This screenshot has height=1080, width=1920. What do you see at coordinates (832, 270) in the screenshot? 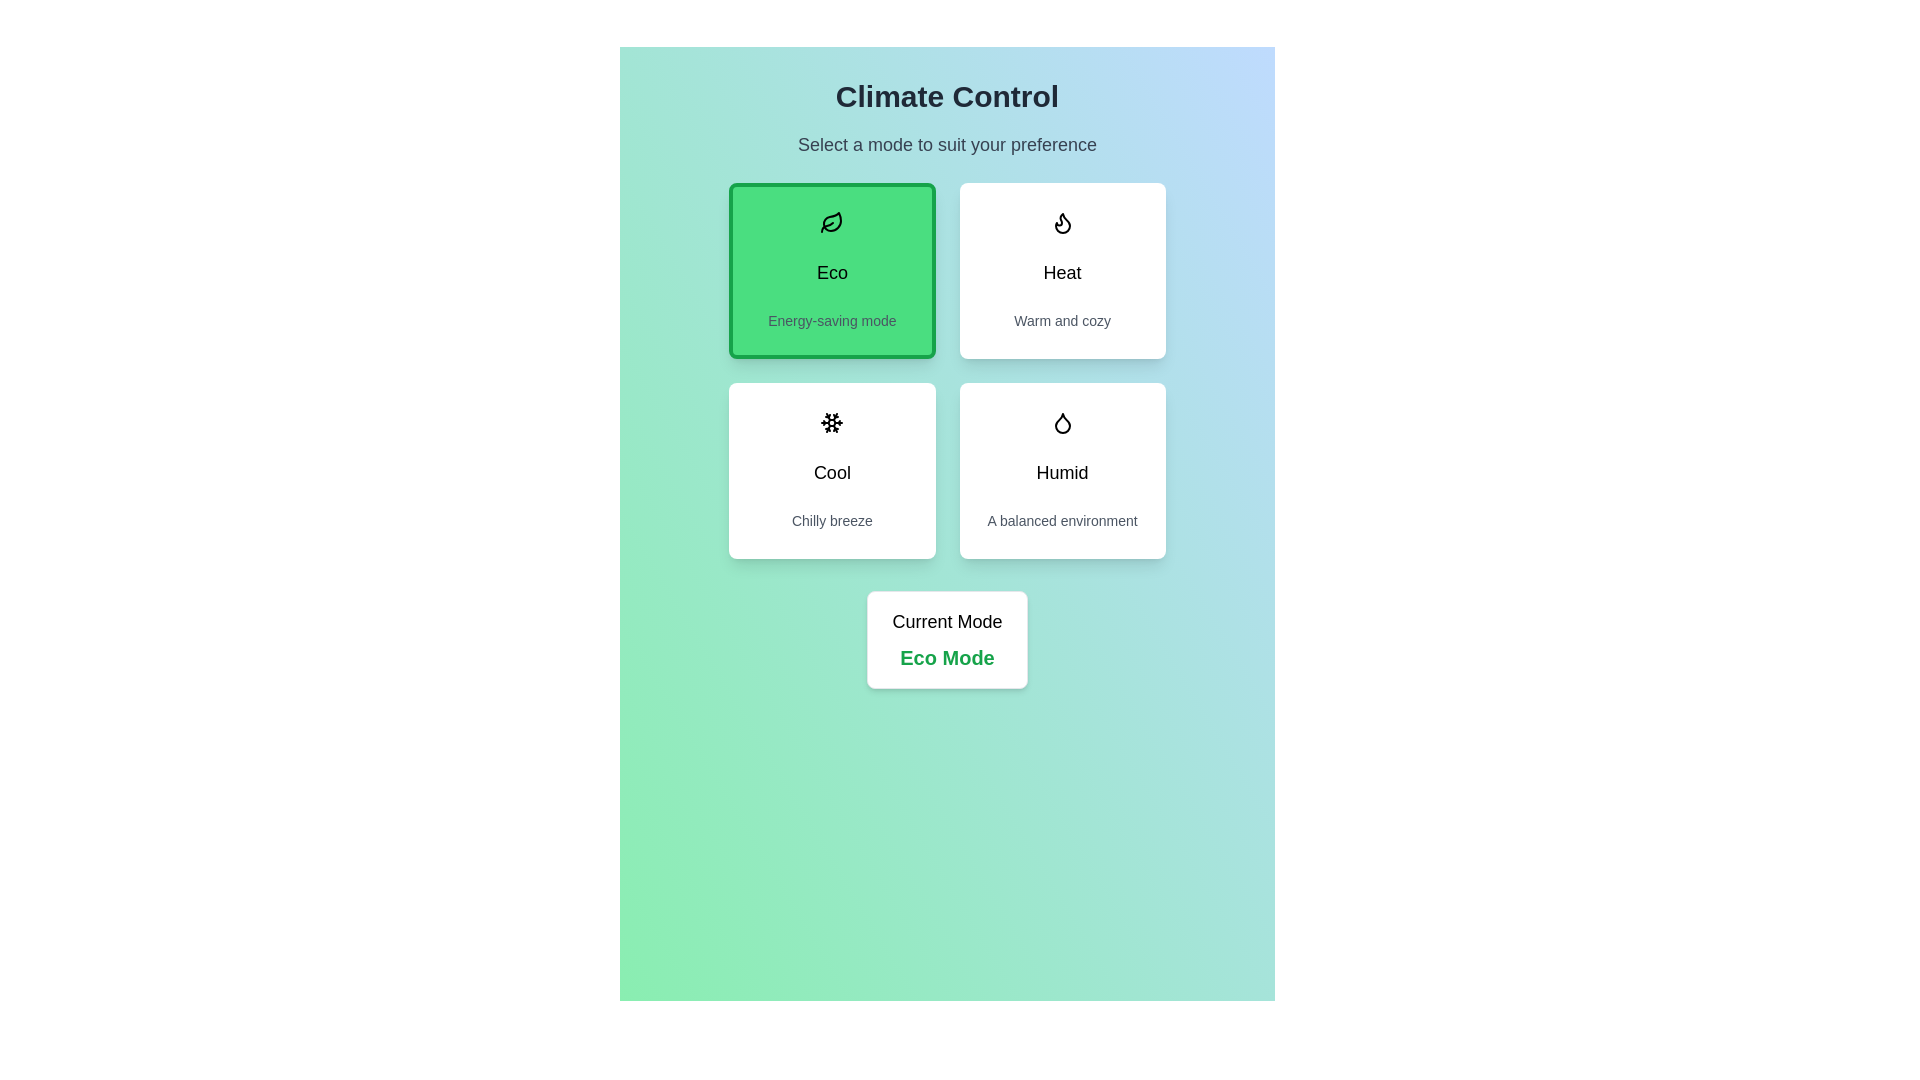
I see `the button corresponding to the mode Eco to read its description` at bounding box center [832, 270].